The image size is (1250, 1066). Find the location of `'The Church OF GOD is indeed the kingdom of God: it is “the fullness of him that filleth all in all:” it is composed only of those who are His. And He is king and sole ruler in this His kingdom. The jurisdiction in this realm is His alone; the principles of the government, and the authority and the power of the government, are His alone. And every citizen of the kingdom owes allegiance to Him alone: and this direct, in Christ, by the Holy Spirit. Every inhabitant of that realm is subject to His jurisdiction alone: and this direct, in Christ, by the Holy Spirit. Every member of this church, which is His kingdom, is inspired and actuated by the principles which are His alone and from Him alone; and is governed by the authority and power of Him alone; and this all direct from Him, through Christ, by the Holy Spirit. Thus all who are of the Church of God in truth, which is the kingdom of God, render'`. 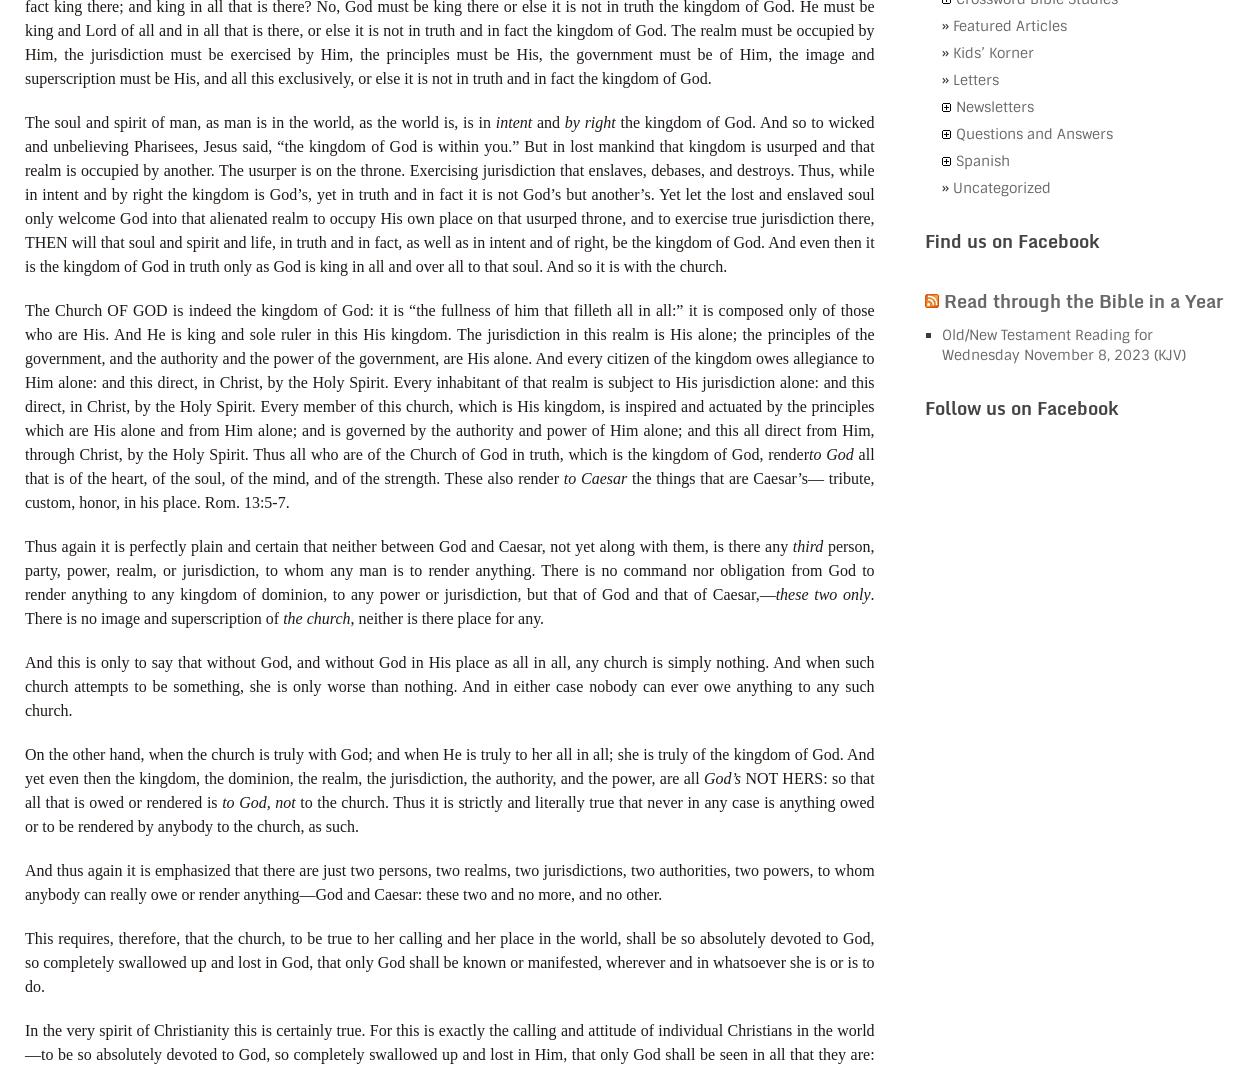

'The Church OF GOD is indeed the kingdom of God: it is “the fullness of him that filleth all in all:” it is composed only of those who are His. And He is king and sole ruler in this His kingdom. The jurisdiction in this realm is His alone; the principles of the government, and the authority and the power of the government, are His alone. And every citizen of the kingdom owes allegiance to Him alone: and this direct, in Christ, by the Holy Spirit. Every inhabitant of that realm is subject to His jurisdiction alone: and this direct, in Christ, by the Holy Spirit. Every member of this church, which is His kingdom, is inspired and actuated by the principles which are His alone and from Him alone; and is governed by the authority and power of Him alone; and this all direct from Him, through Christ, by the Holy Spirit. Thus all who are of the Church of God in truth, which is the kingdom of God, render' is located at coordinates (25, 381).